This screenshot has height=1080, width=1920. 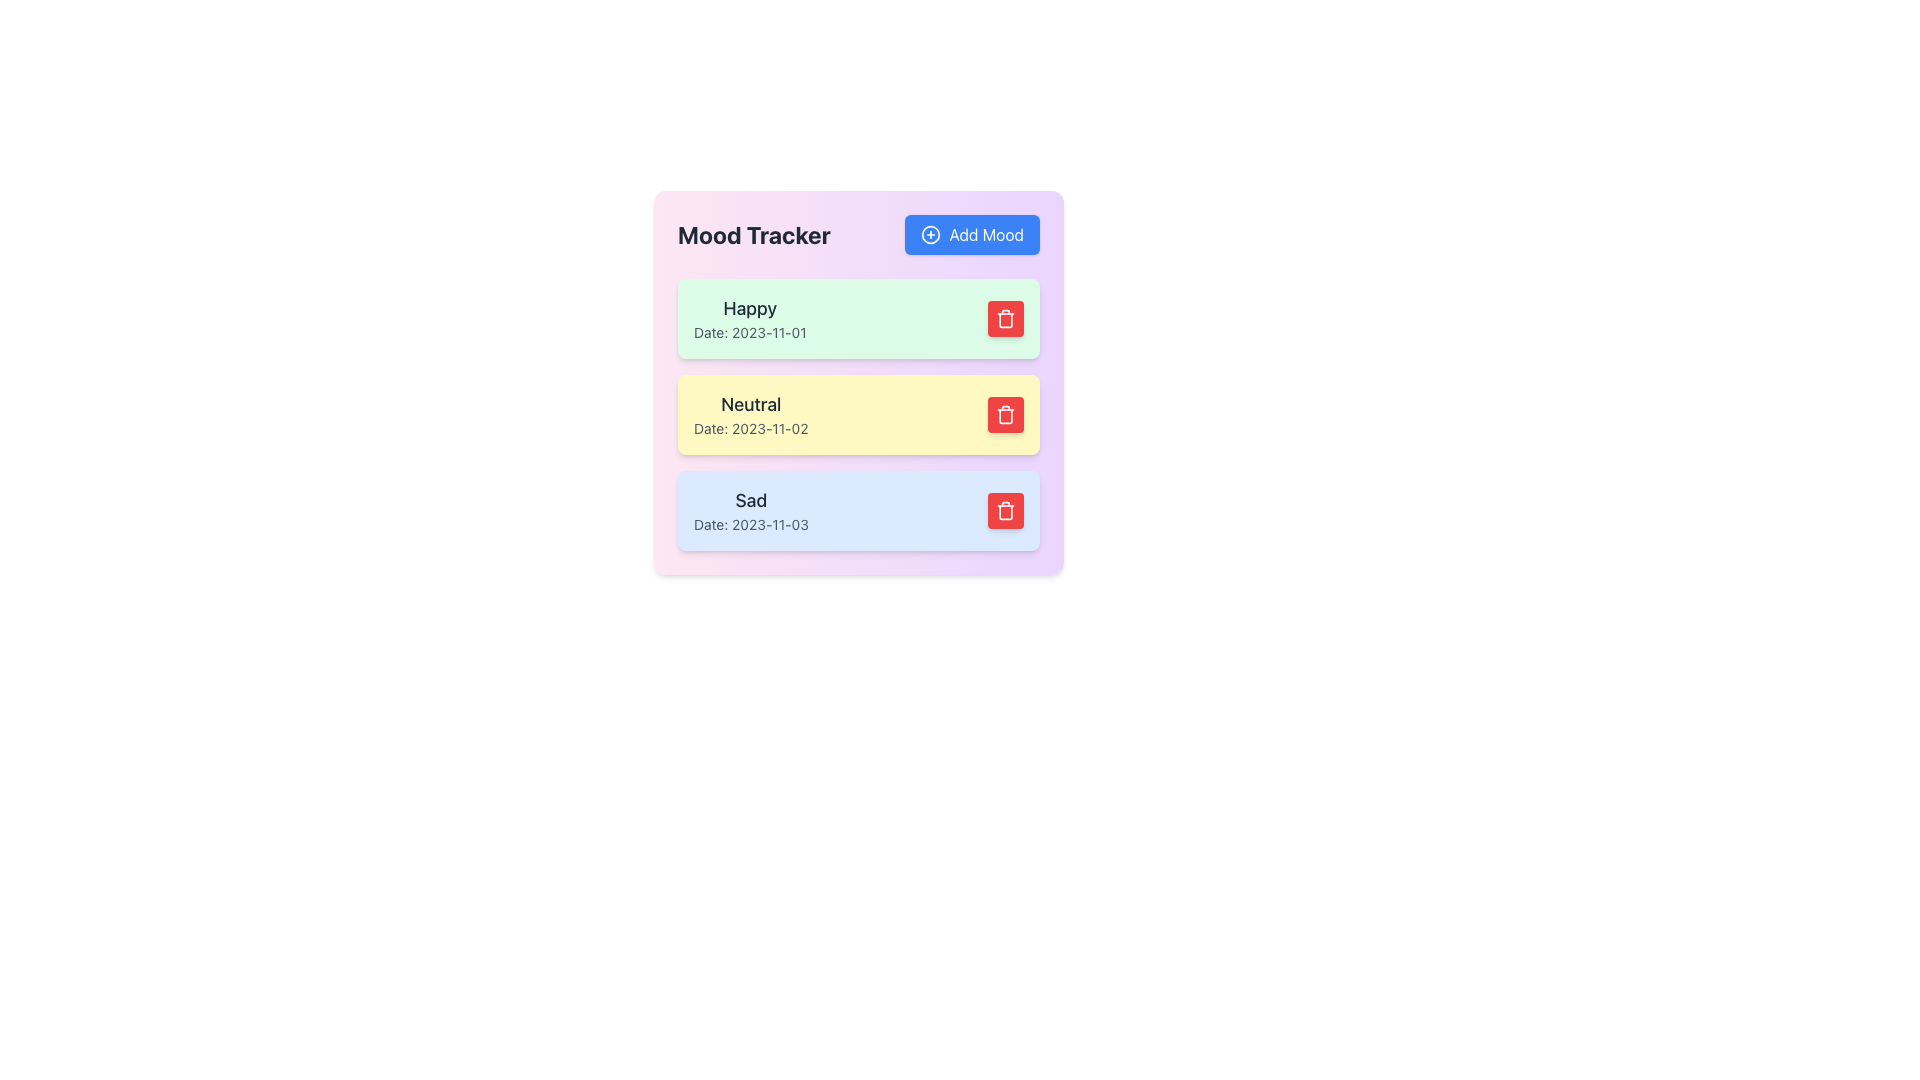 I want to click on the text label displaying the date '2023-11-01', which is styled in gray font and located beneath the word 'Happy' in the first entry of a list-like grouping, so click(x=749, y=331).